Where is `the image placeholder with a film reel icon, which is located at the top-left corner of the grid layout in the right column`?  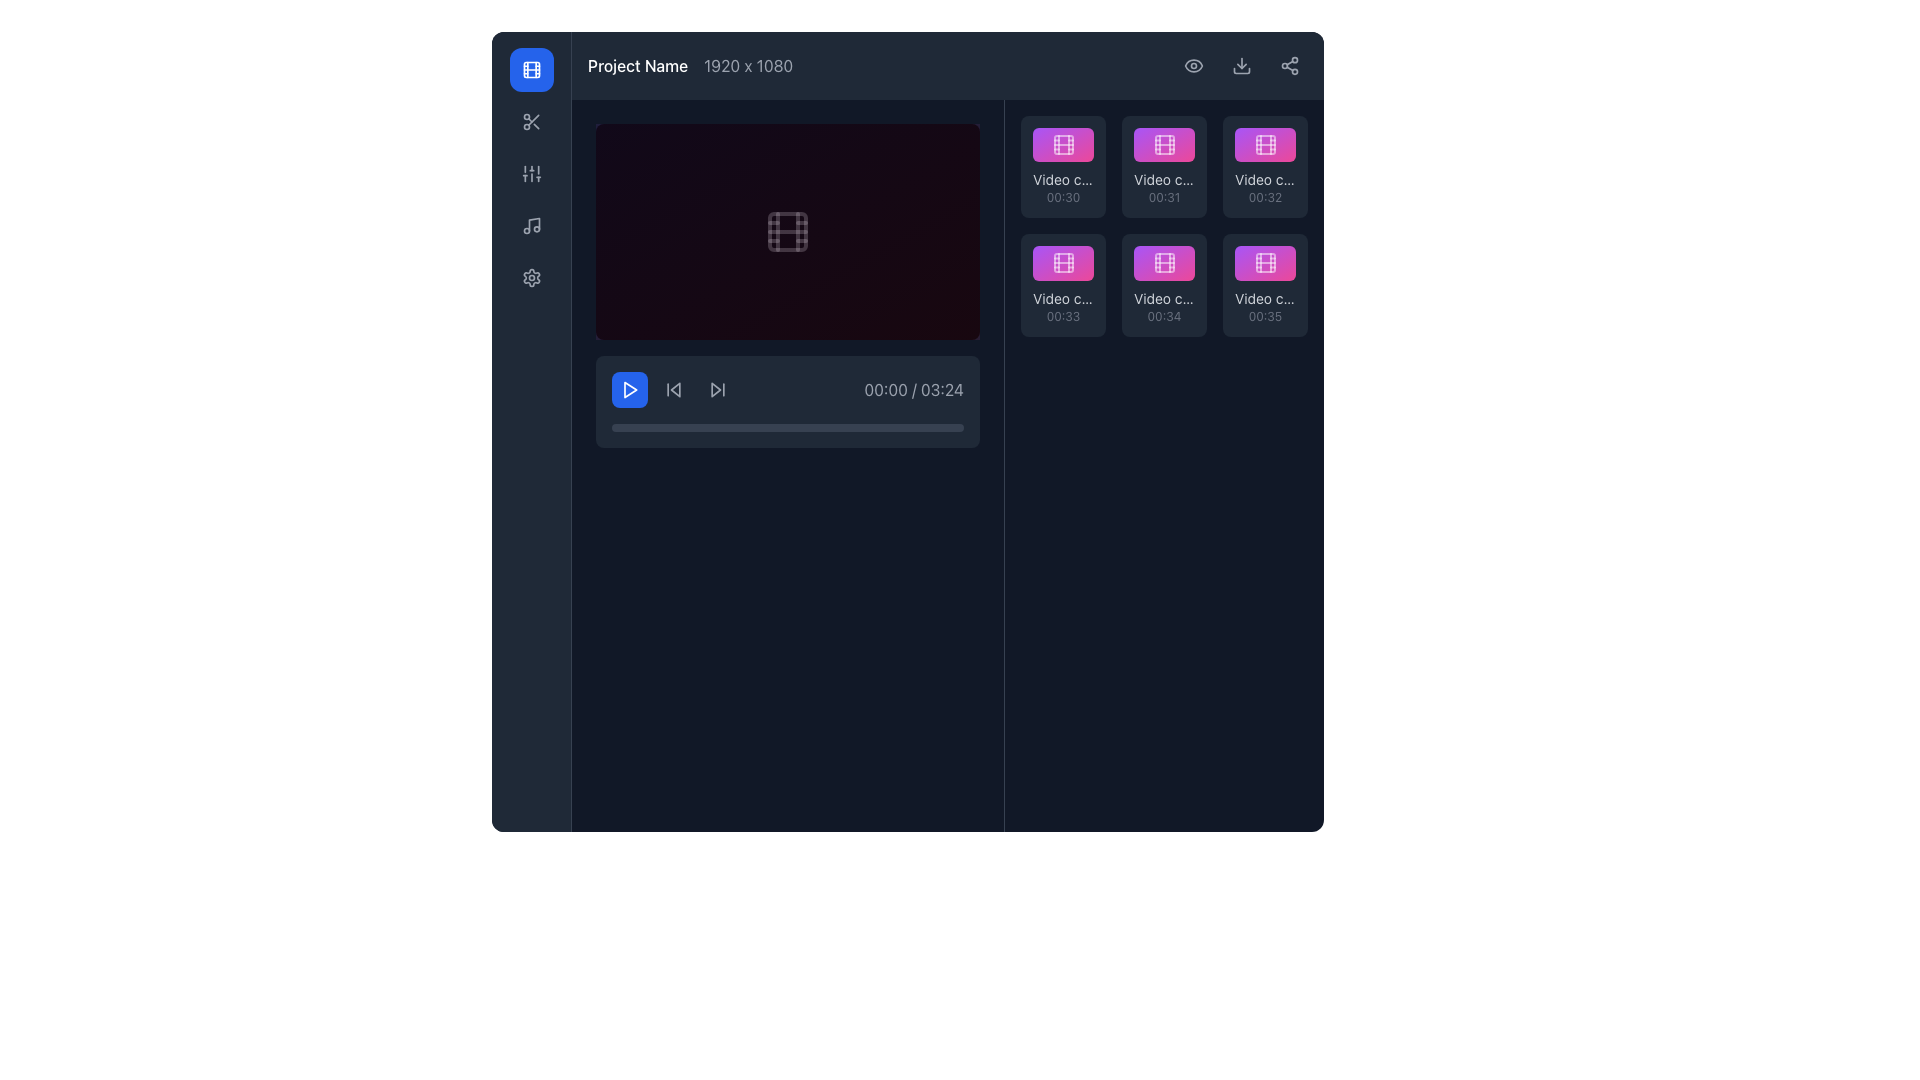 the image placeholder with a film reel icon, which is located at the top-left corner of the grid layout in the right column is located at coordinates (1062, 144).